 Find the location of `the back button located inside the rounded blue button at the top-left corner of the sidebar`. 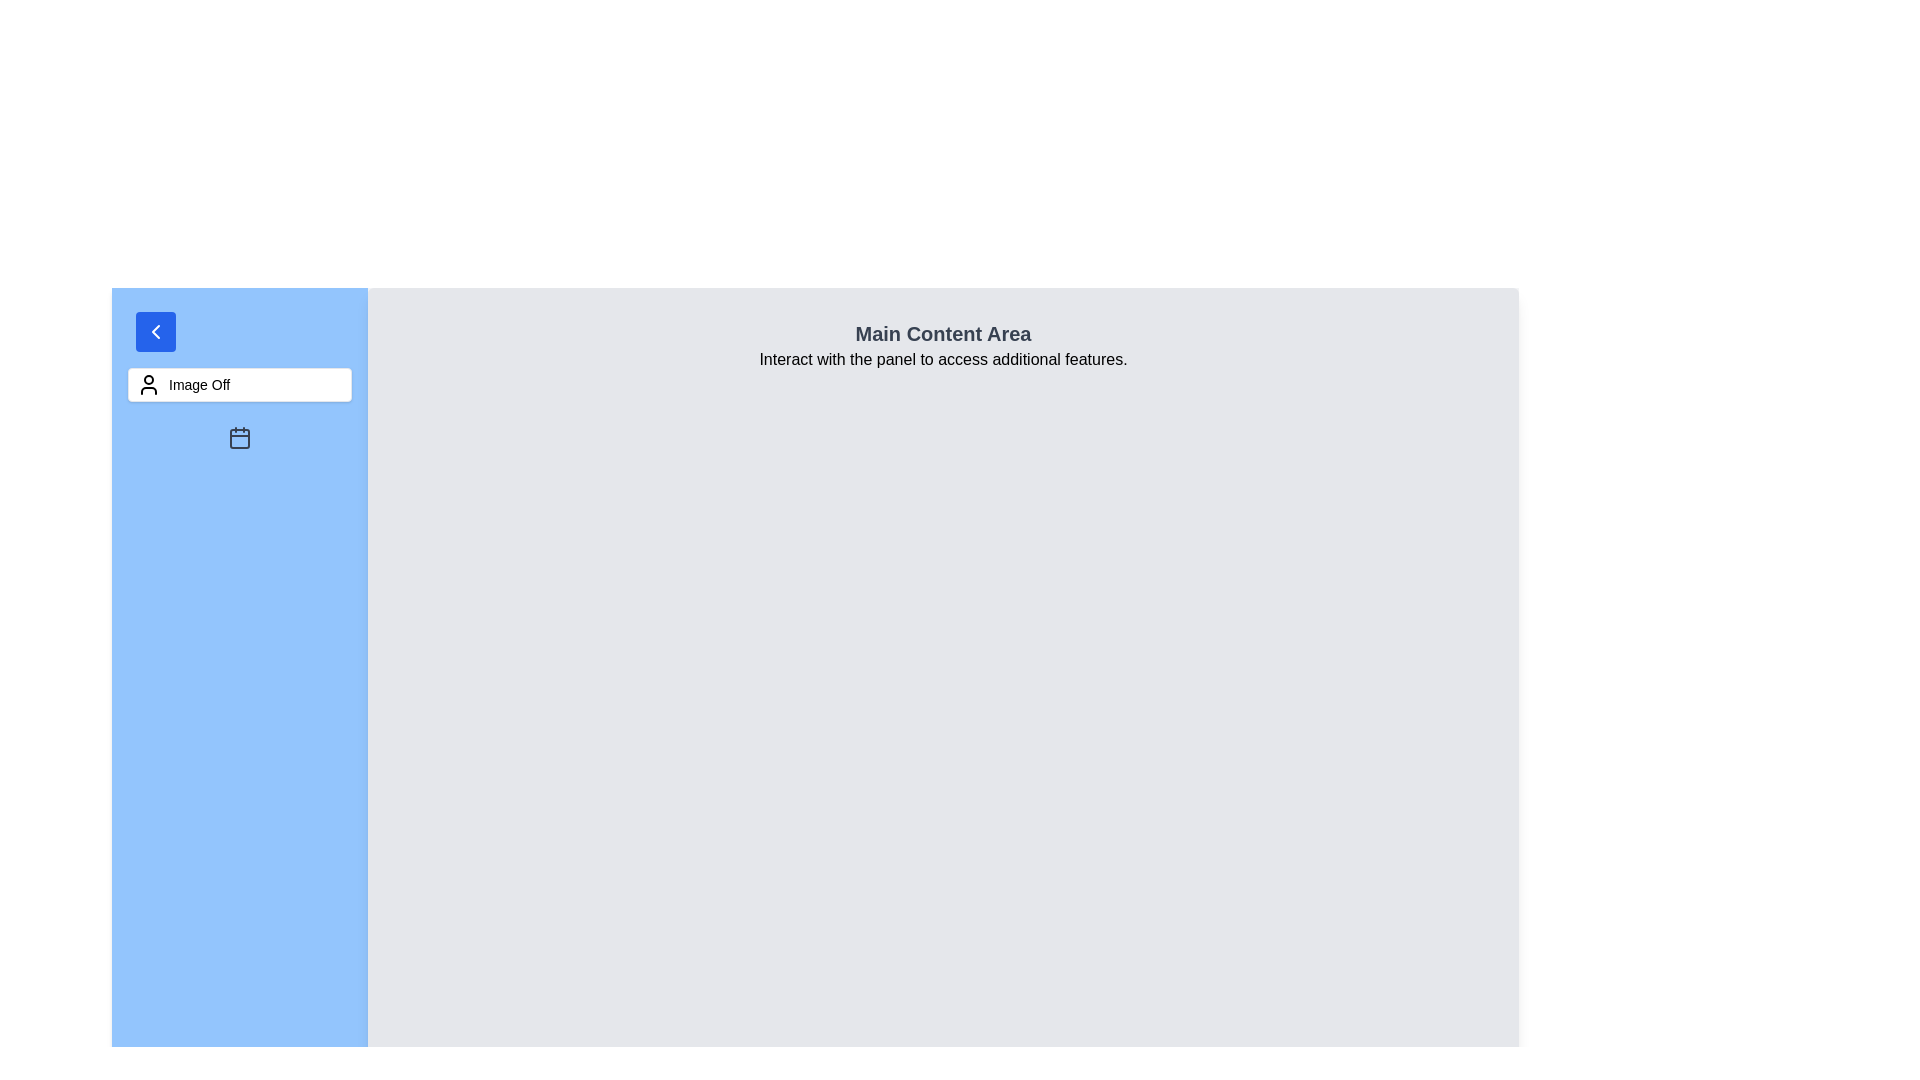

the back button located inside the rounded blue button at the top-left corner of the sidebar is located at coordinates (155, 330).